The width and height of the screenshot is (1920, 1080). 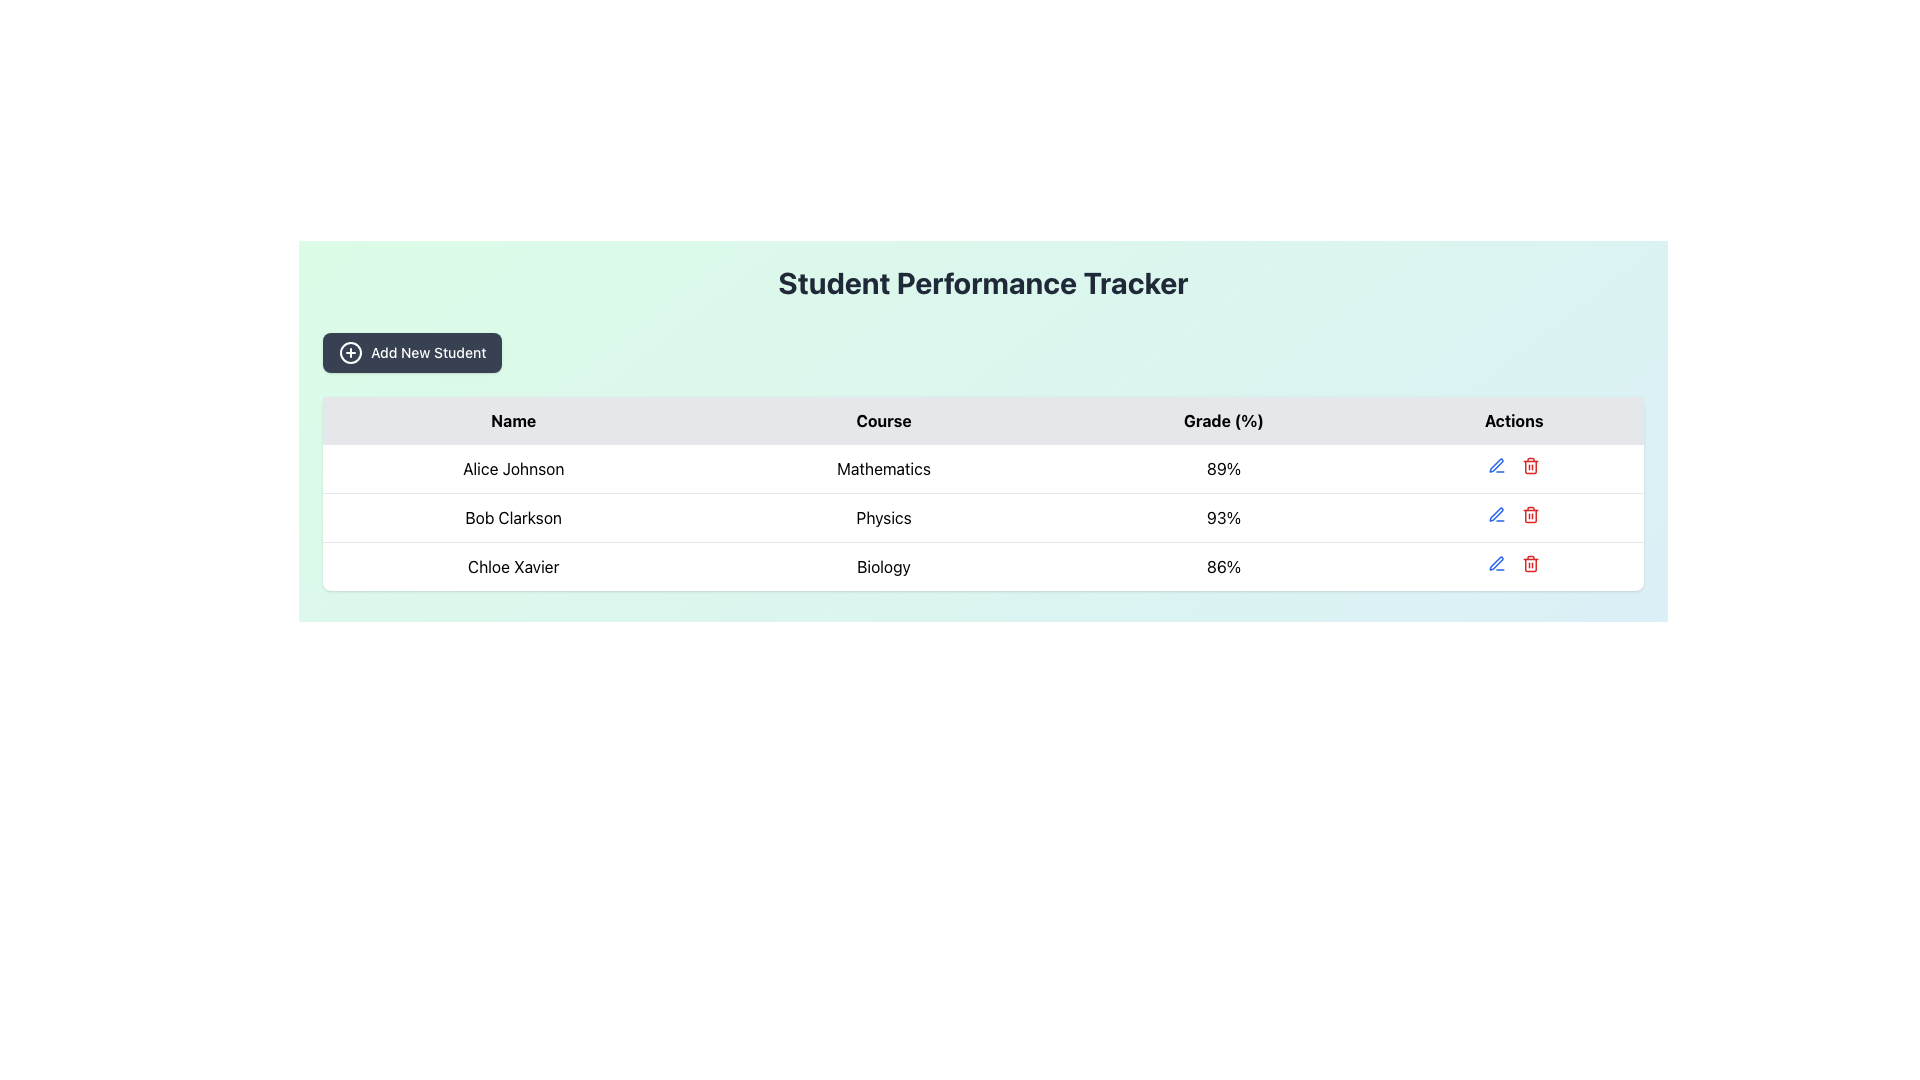 What do you see at coordinates (1223, 419) in the screenshot?
I see `the third column header of the table, which indicates the 'Grade (%)' column, located between 'Course' and 'Actions'` at bounding box center [1223, 419].